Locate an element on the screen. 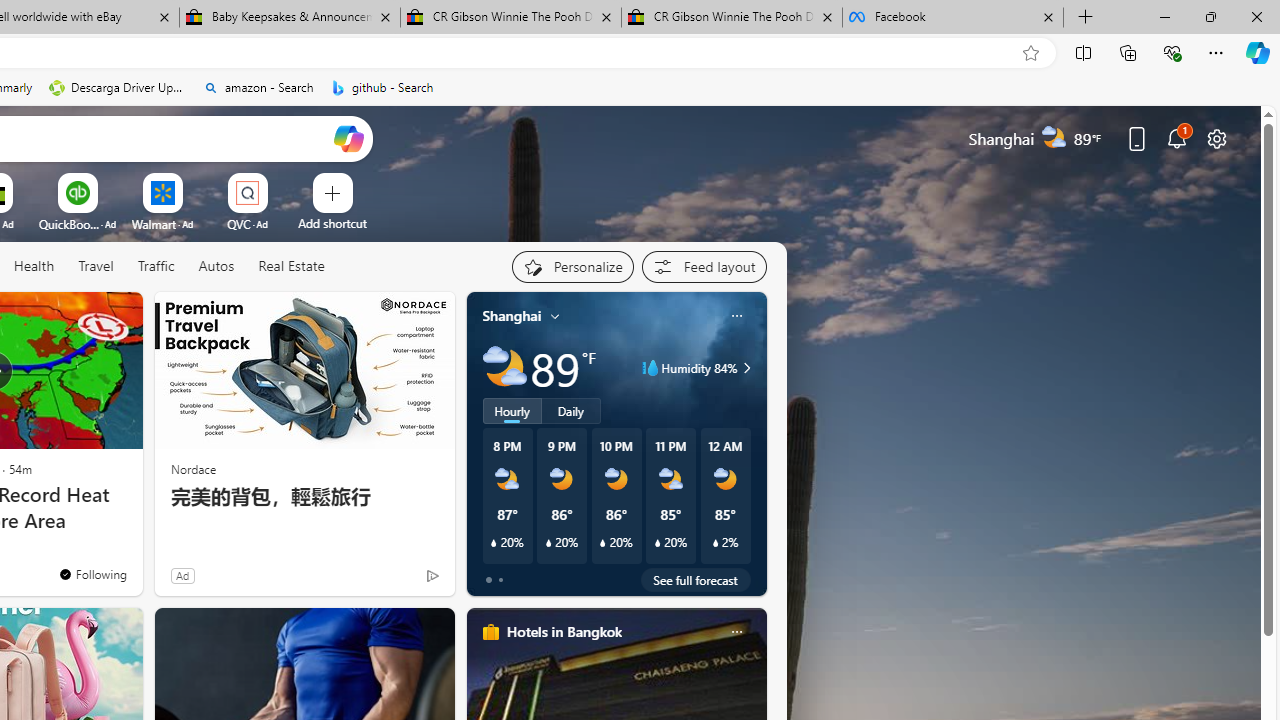 Image resolution: width=1280 pixels, height=720 pixels. 'You' is located at coordinates (91, 573).